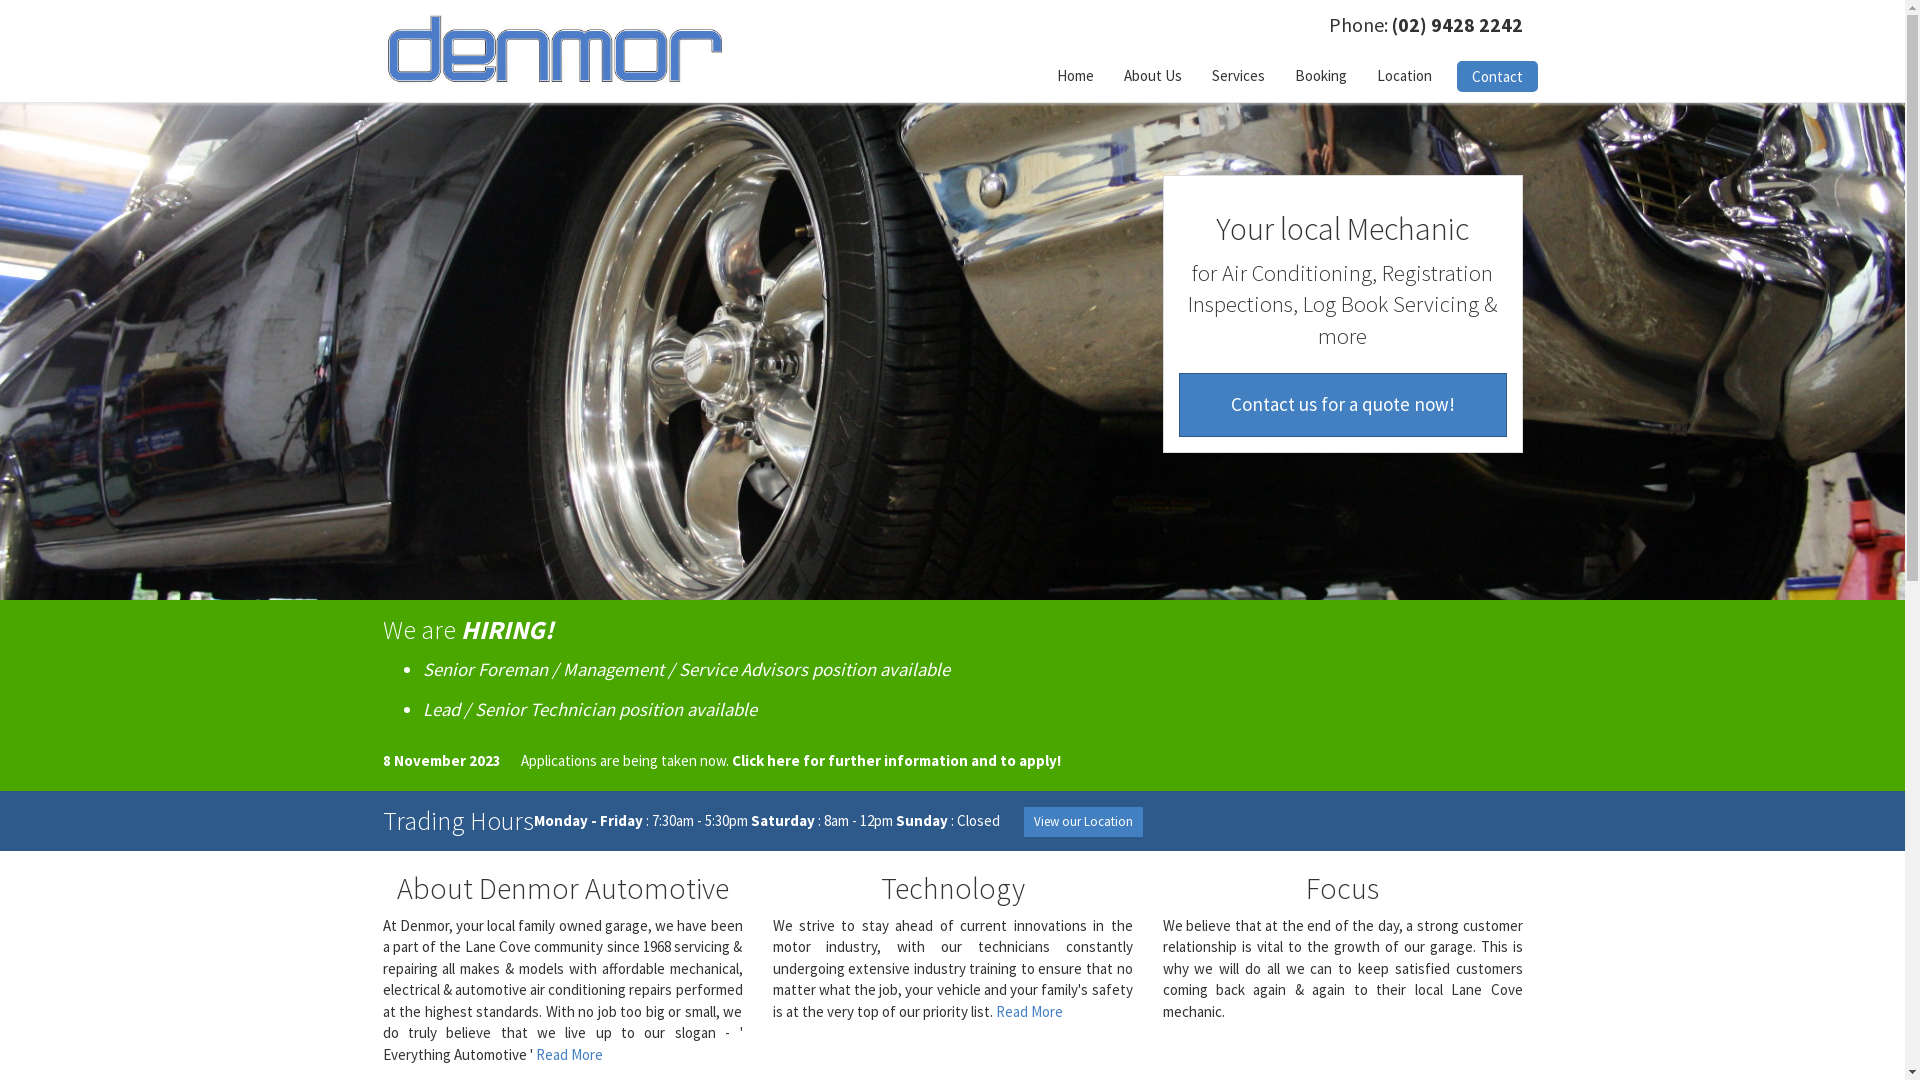 This screenshot has height=1080, width=1920. What do you see at coordinates (554, 46) in the screenshot?
I see `'Denmor'` at bounding box center [554, 46].